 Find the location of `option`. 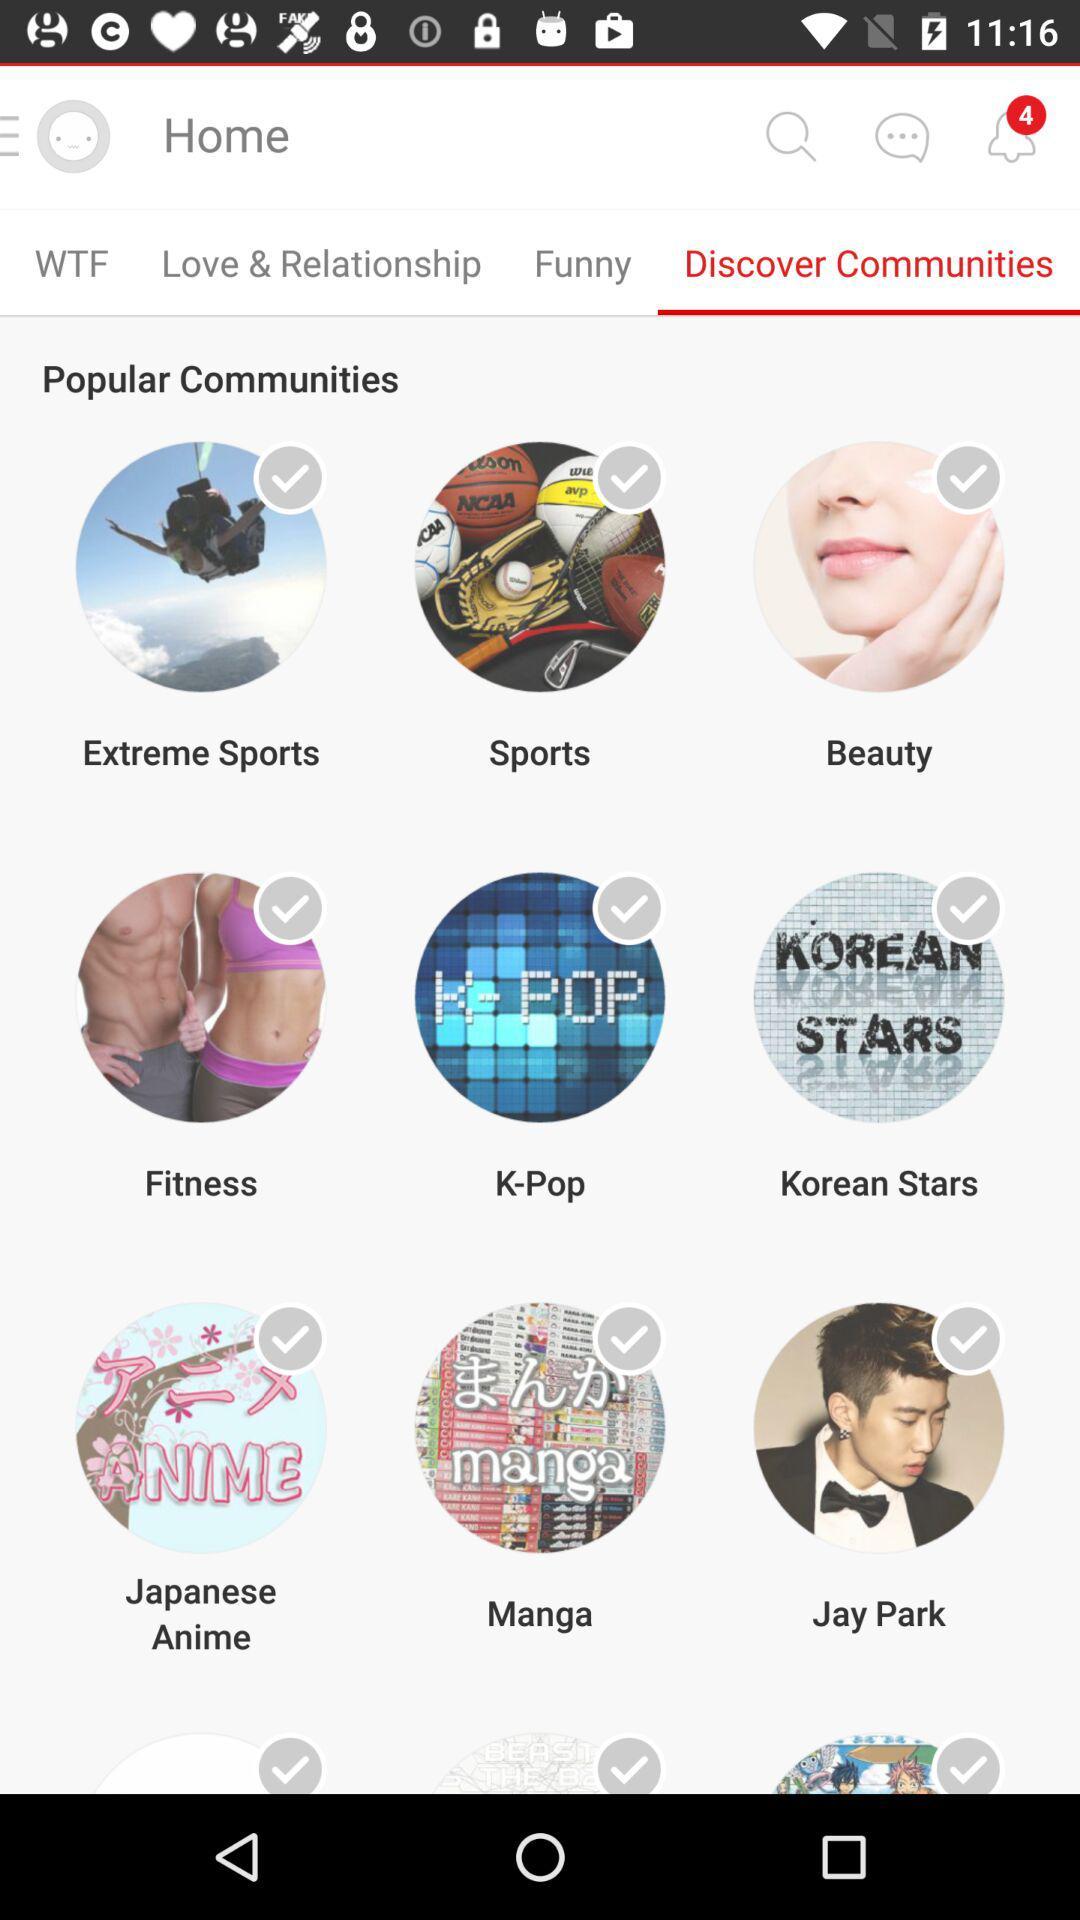

option is located at coordinates (290, 476).